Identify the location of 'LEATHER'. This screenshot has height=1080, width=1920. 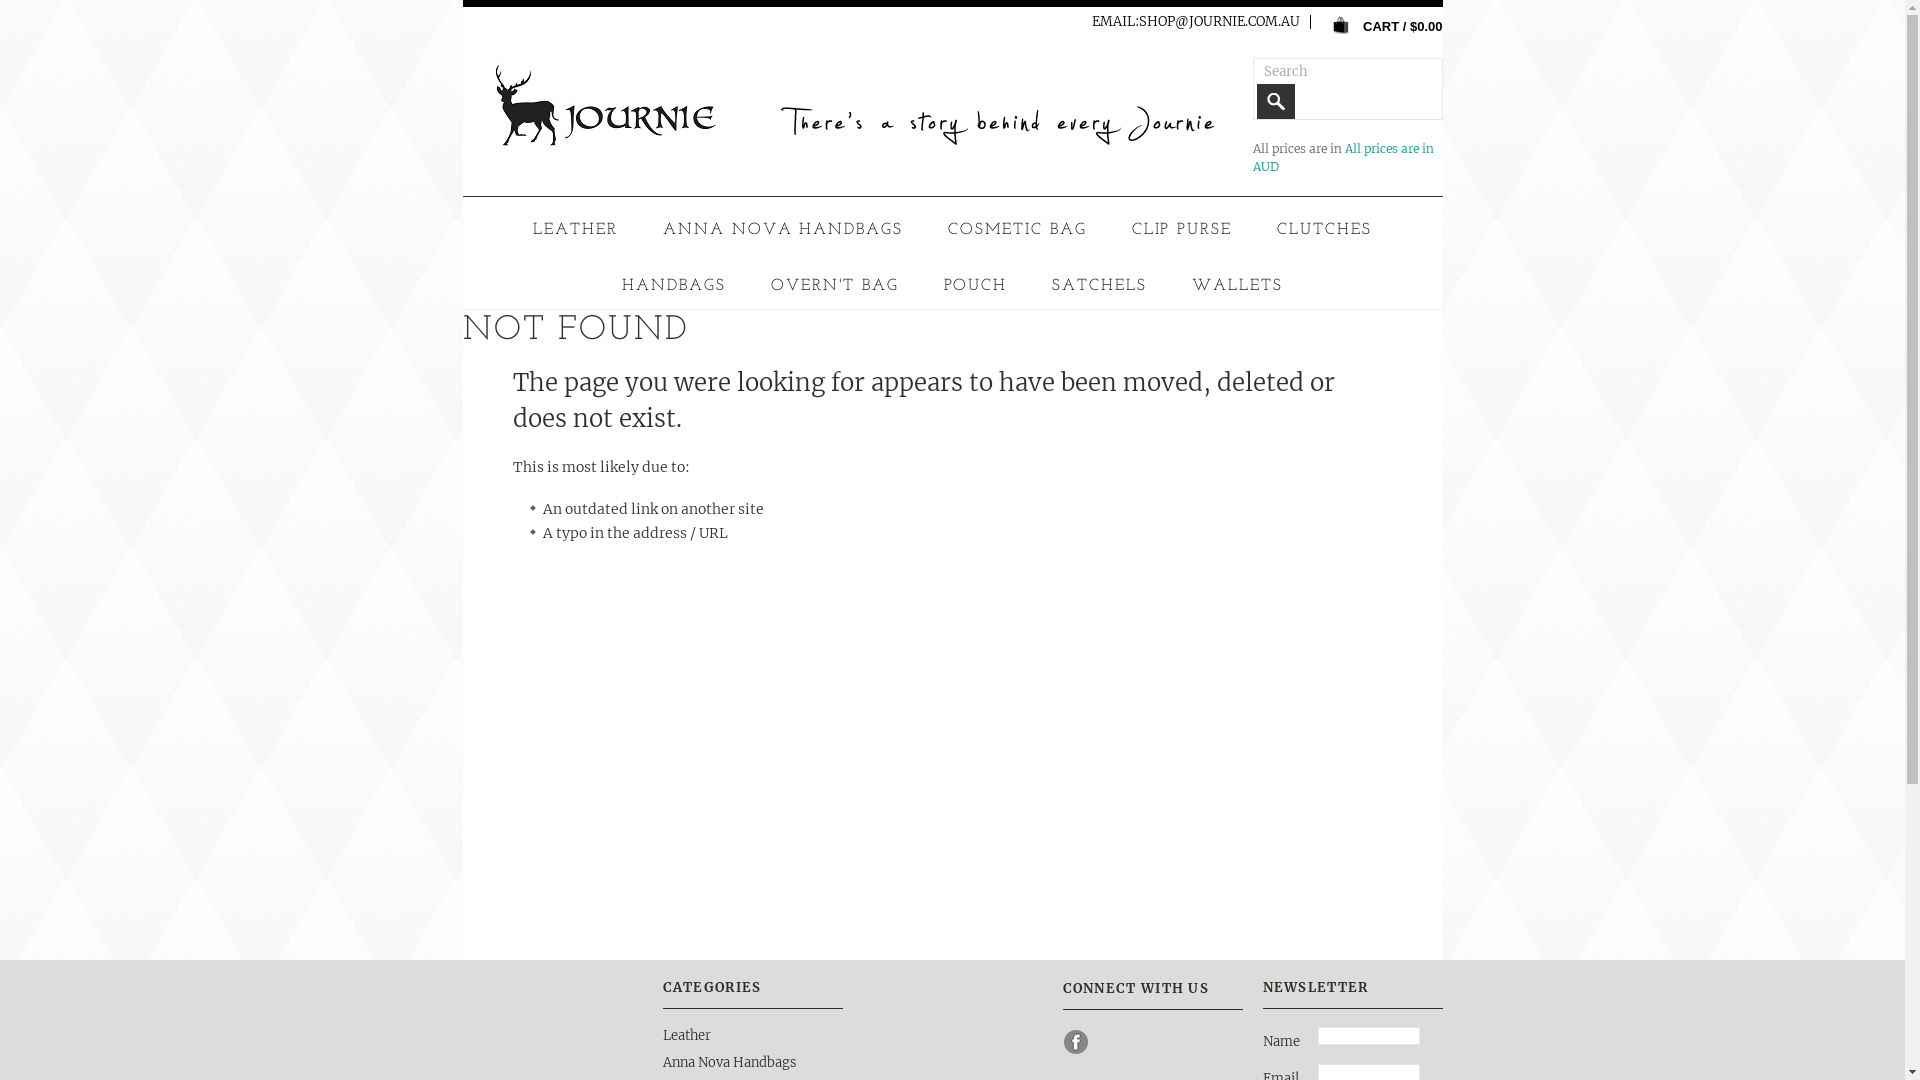
(523, 229).